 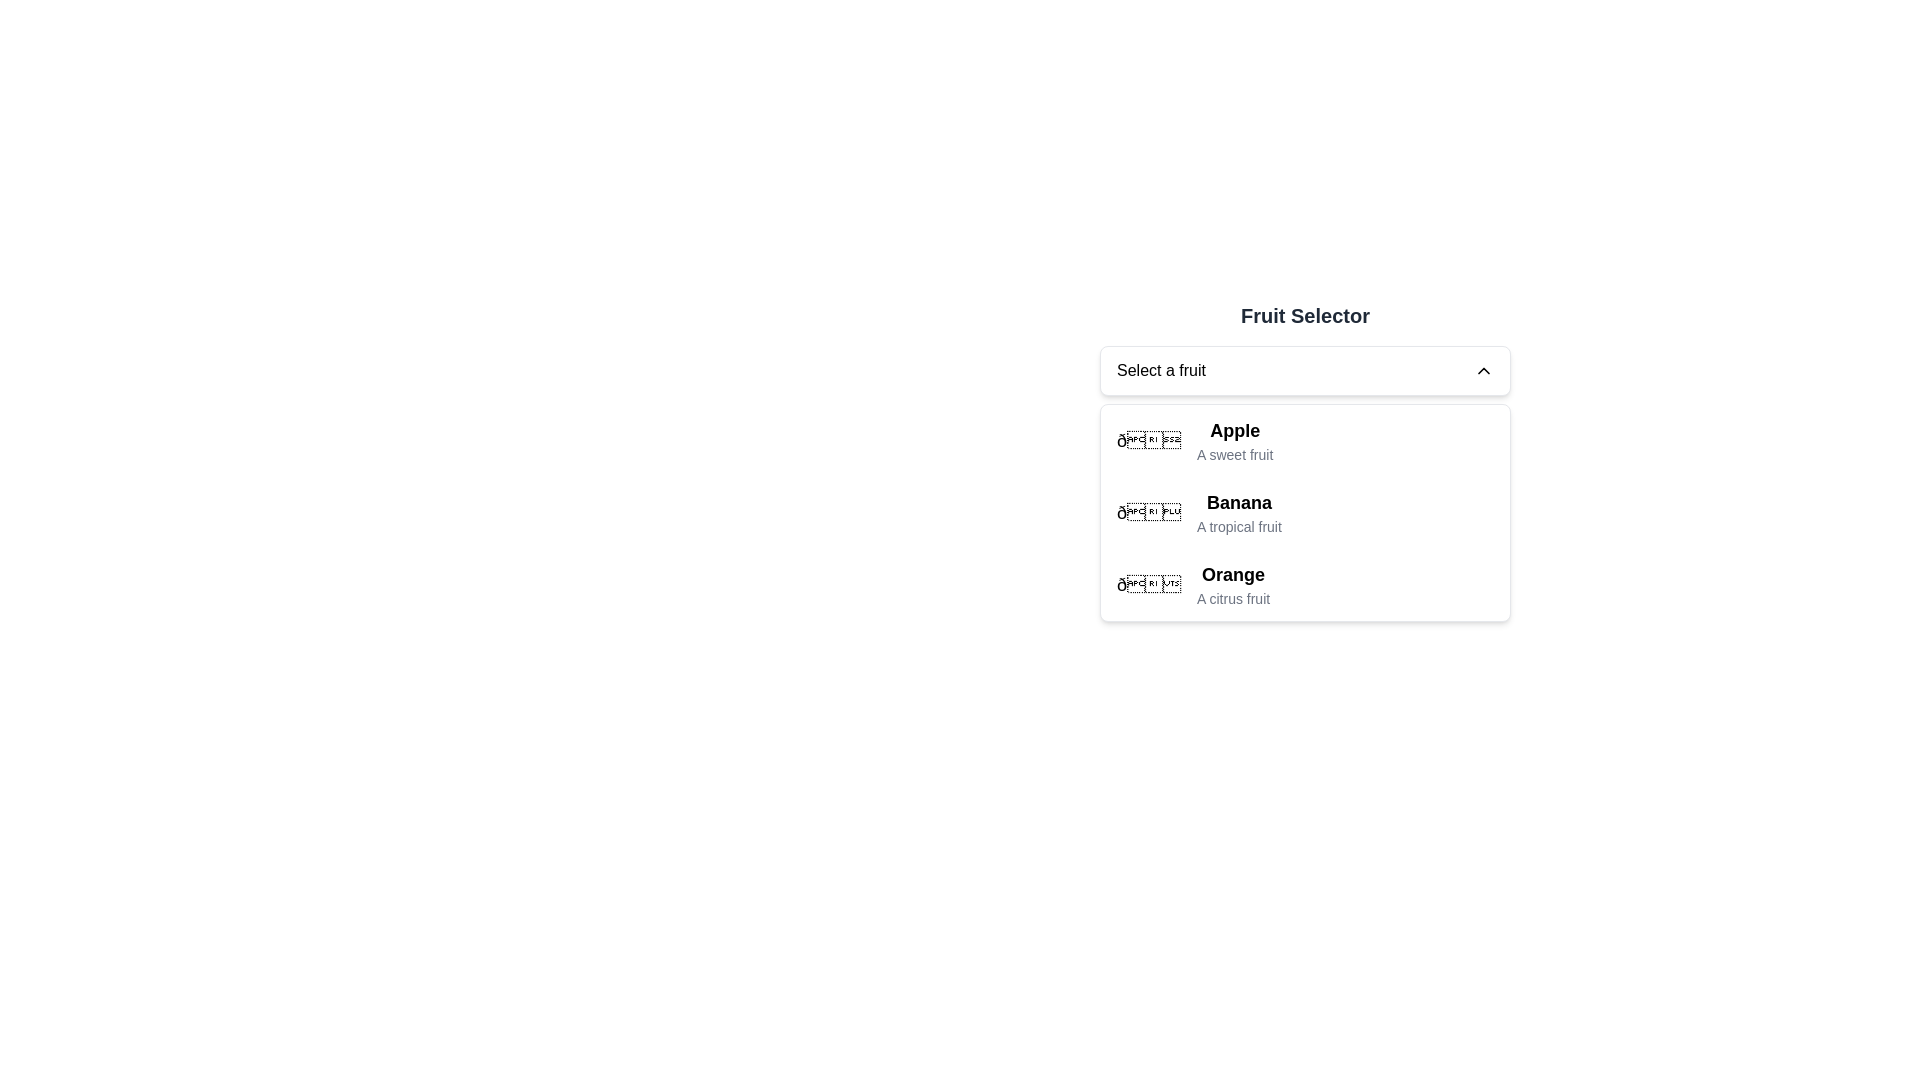 What do you see at coordinates (1161, 370) in the screenshot?
I see `the text label that reads 'Select a fruit' located in the dropdown menu interface` at bounding box center [1161, 370].